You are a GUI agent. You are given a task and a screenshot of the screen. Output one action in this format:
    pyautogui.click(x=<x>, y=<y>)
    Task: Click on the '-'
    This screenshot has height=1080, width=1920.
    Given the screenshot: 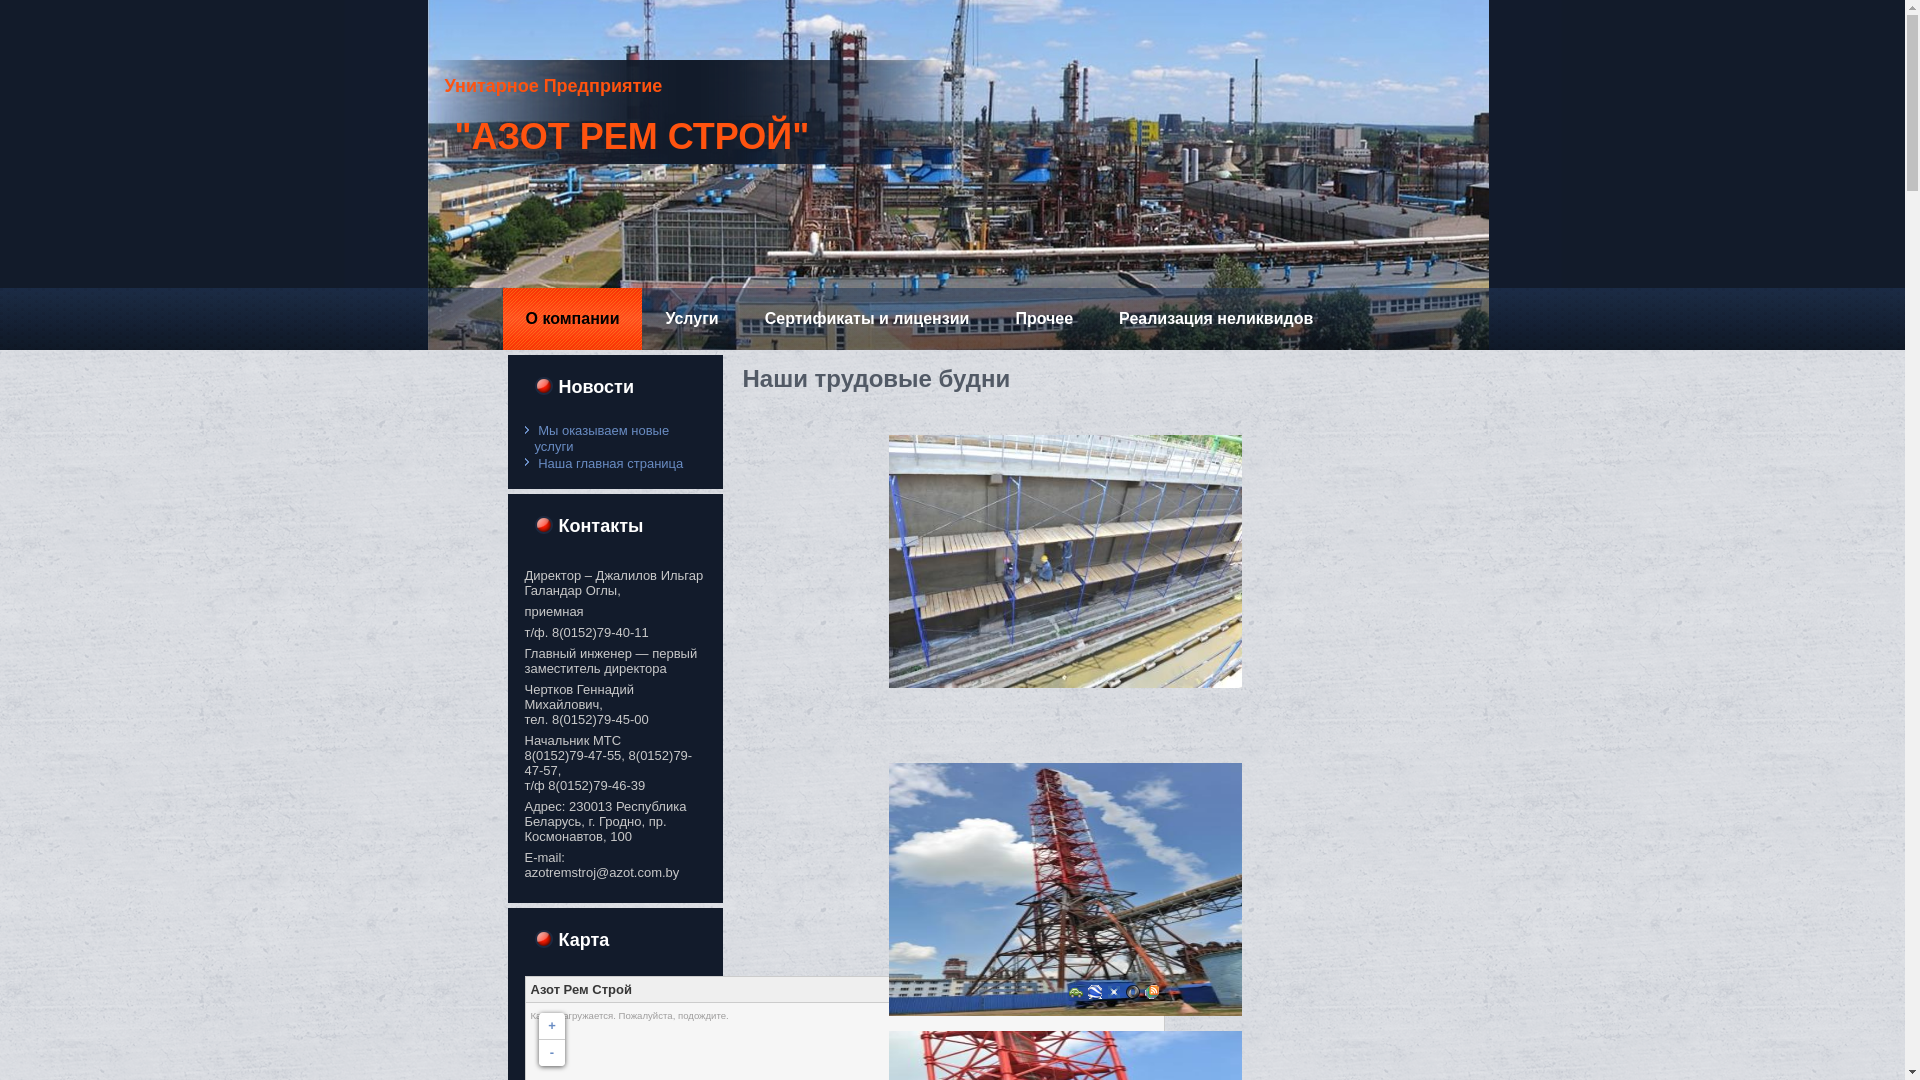 What is the action you would take?
    pyautogui.click(x=551, y=1052)
    